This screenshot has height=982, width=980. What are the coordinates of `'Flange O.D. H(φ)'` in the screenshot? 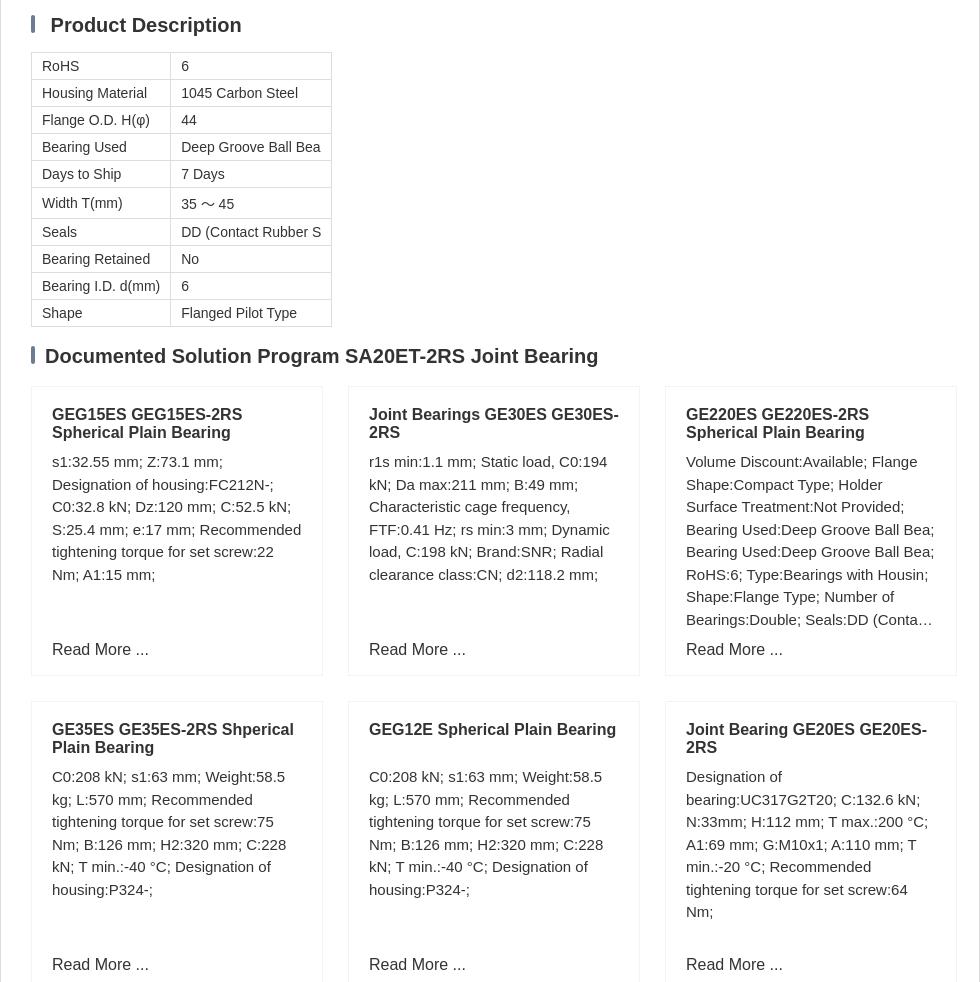 It's located at (95, 119).